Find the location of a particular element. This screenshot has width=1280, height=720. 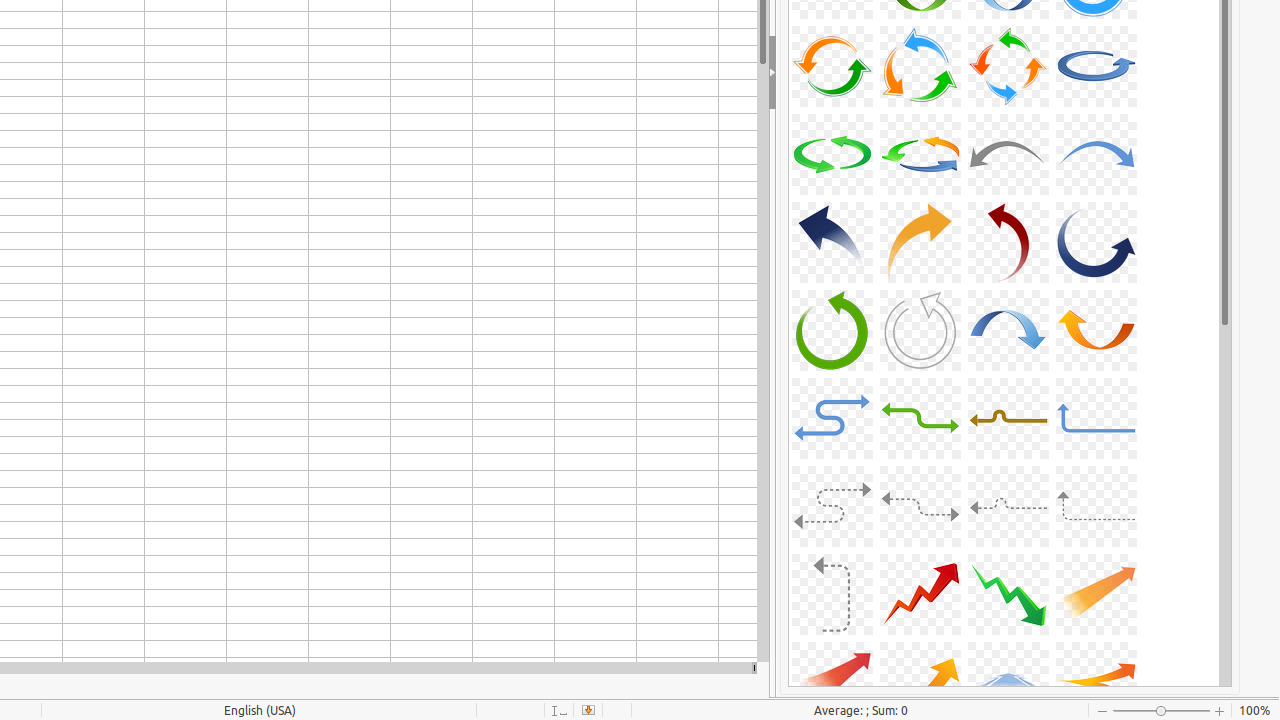

'A29-CurvedArrow-Green' is located at coordinates (832, 328).